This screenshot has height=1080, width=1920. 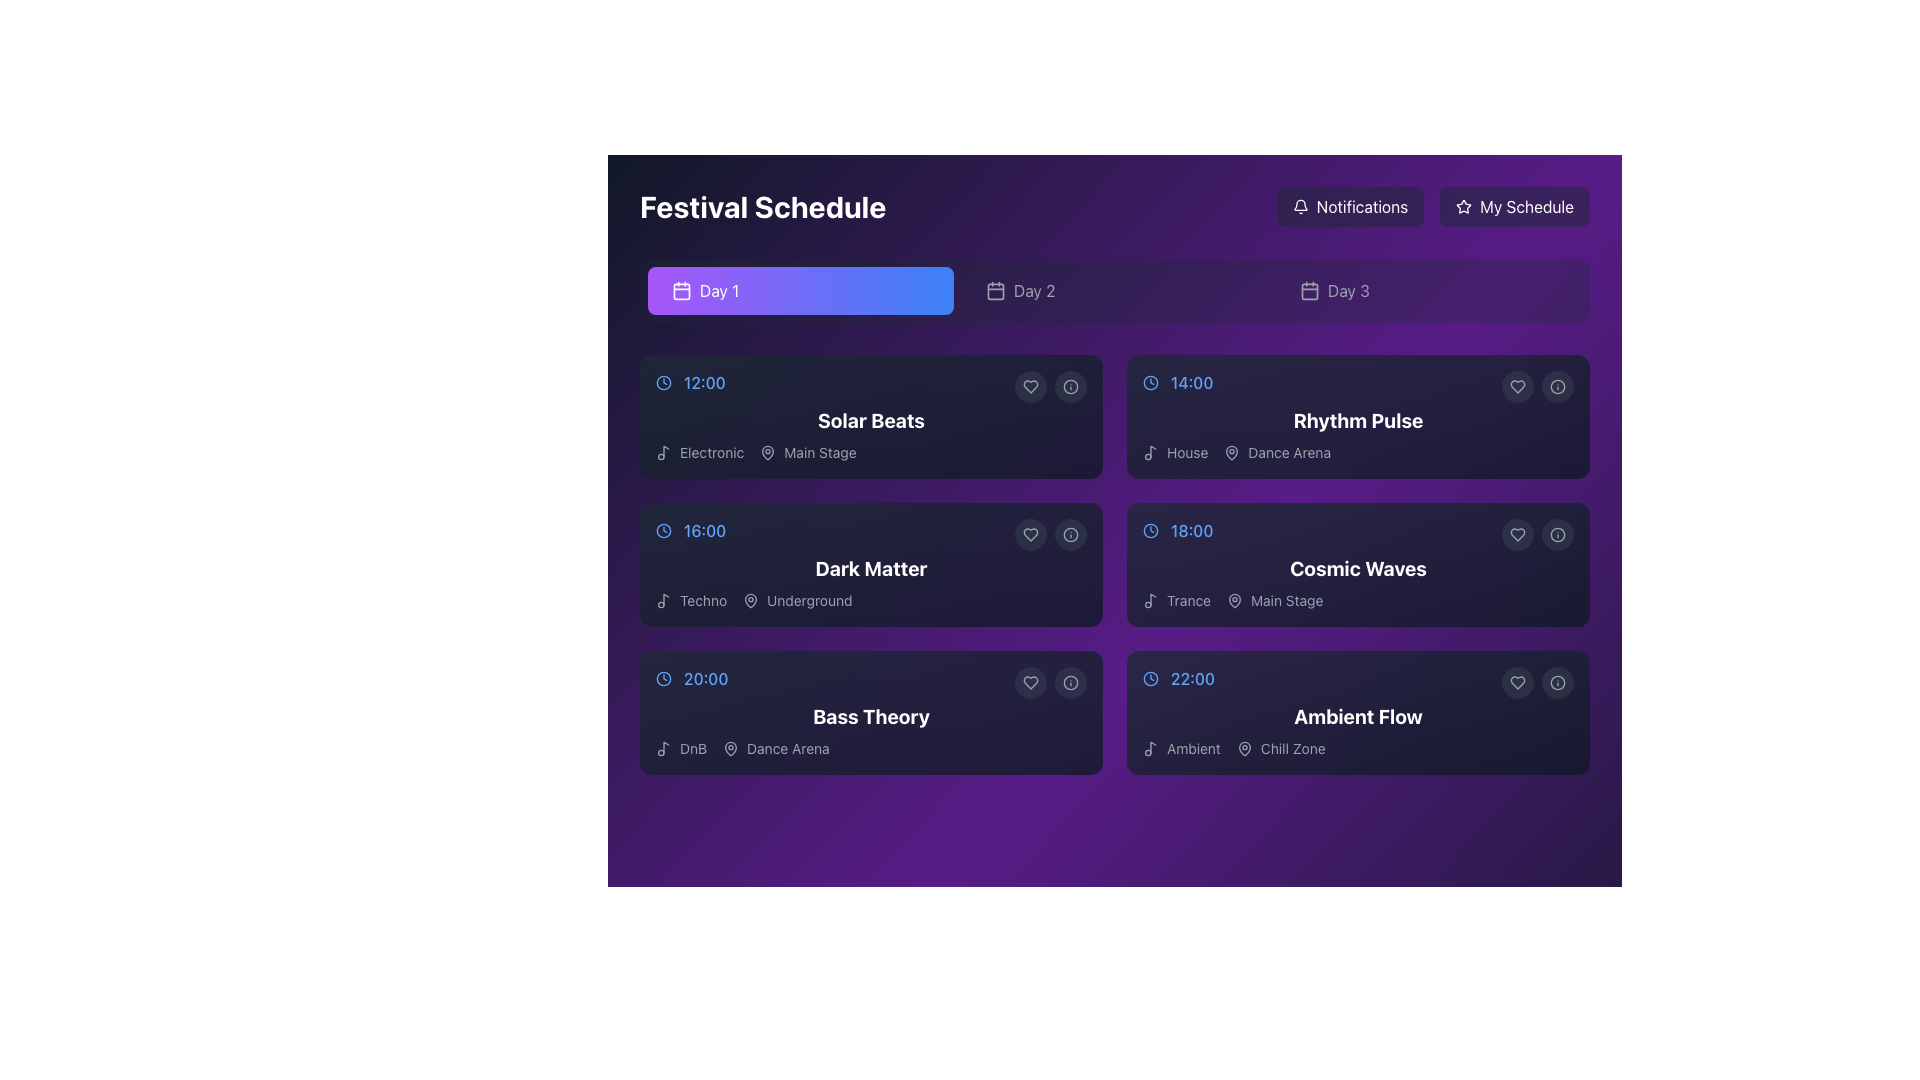 I want to click on the heart icon located inside the circular button in the bottom-left corner of the 'Bass Theory' schedule card, so click(x=1031, y=681).